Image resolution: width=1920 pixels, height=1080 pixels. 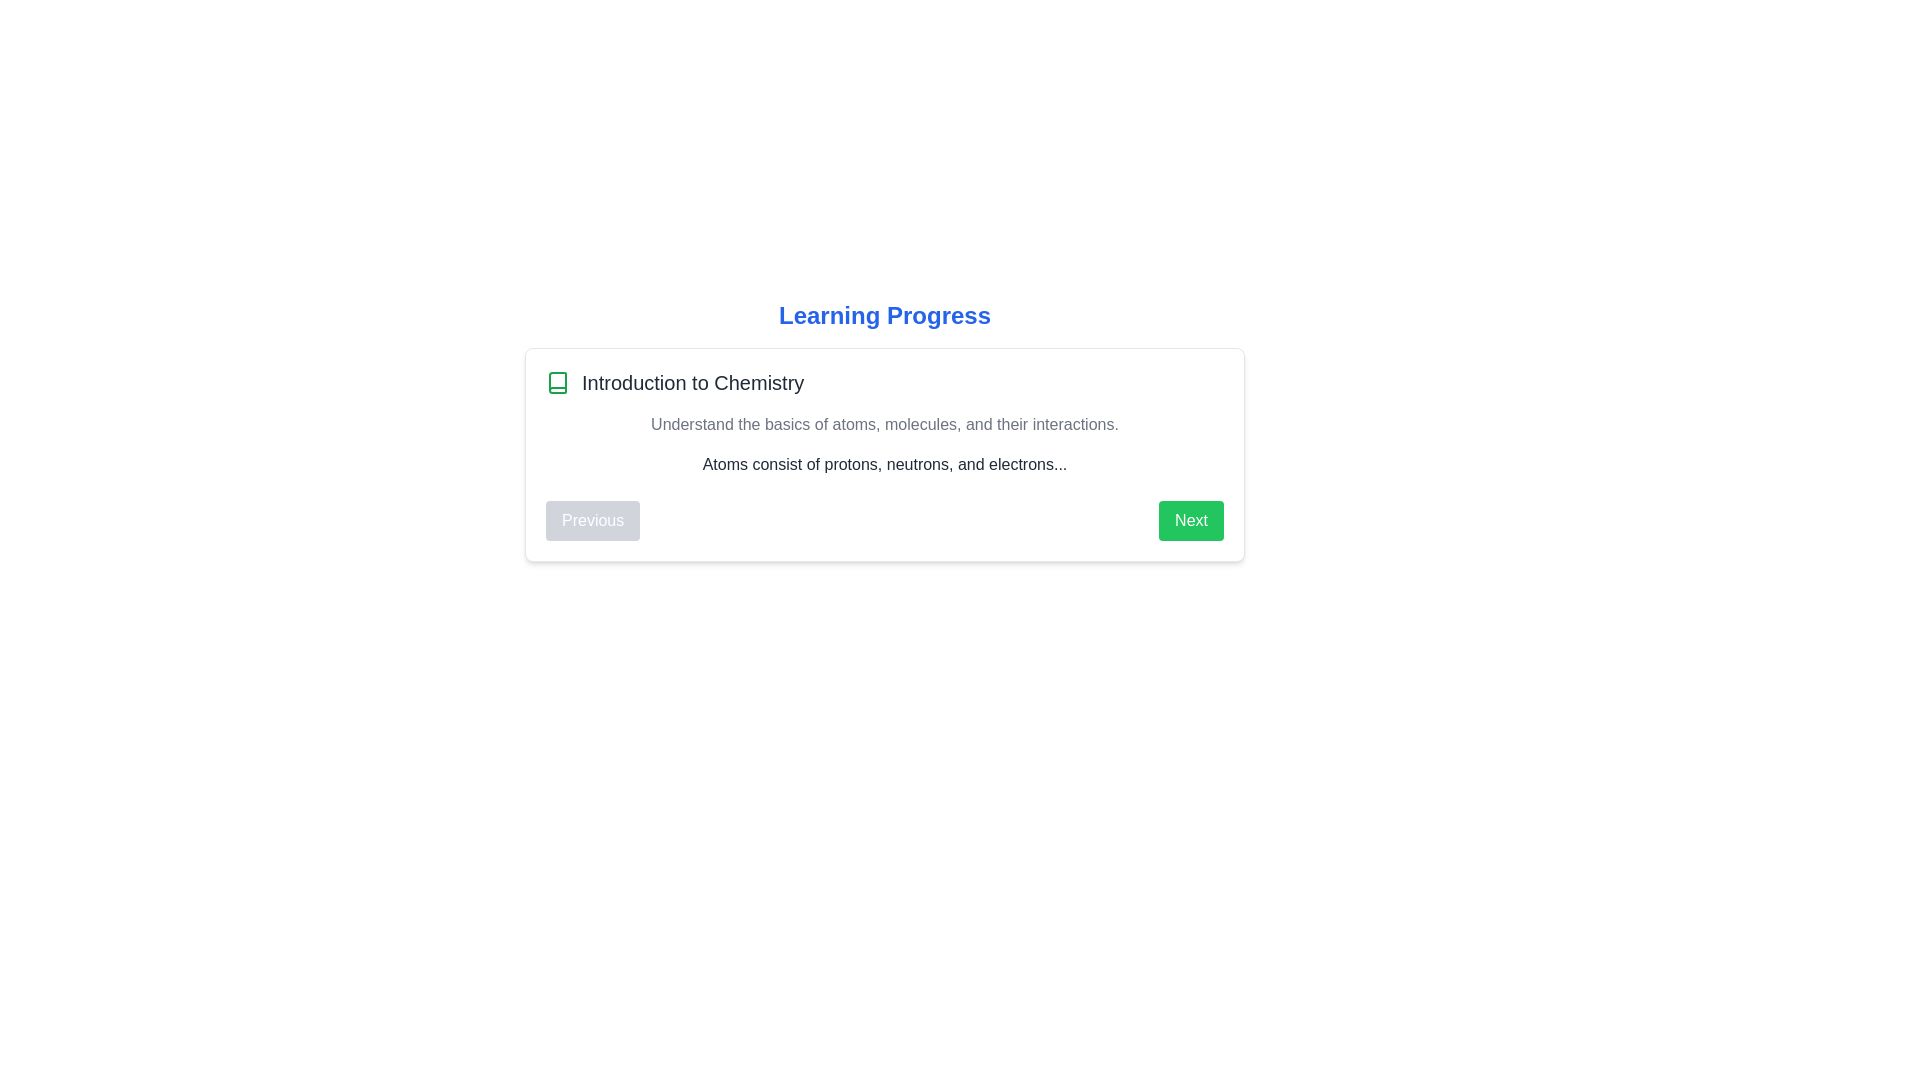 What do you see at coordinates (693, 382) in the screenshot?
I see `the text label displaying 'Introduction to Chemistry', which is a large, bold dark gray title aligned to the right of a green book icon` at bounding box center [693, 382].